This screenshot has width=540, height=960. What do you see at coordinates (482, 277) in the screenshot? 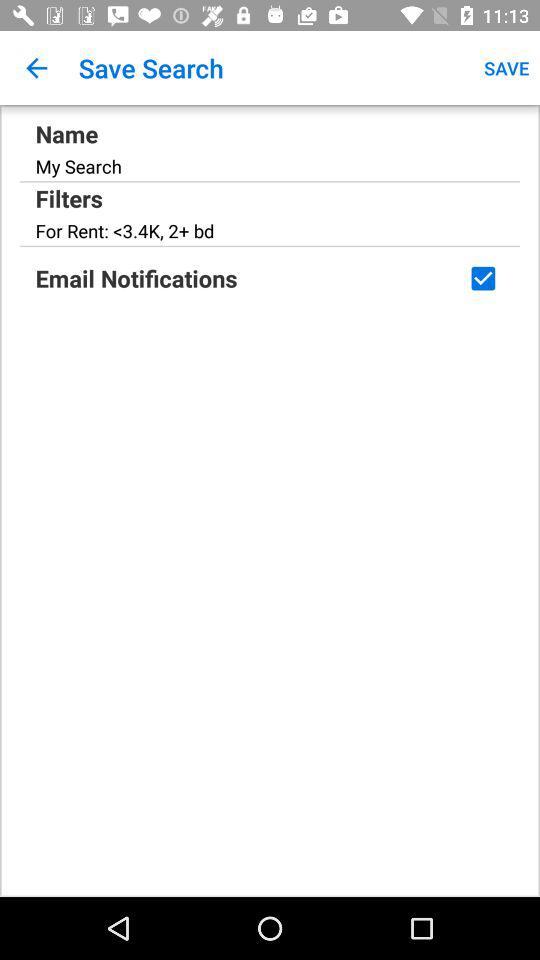
I see `turn on notification` at bounding box center [482, 277].